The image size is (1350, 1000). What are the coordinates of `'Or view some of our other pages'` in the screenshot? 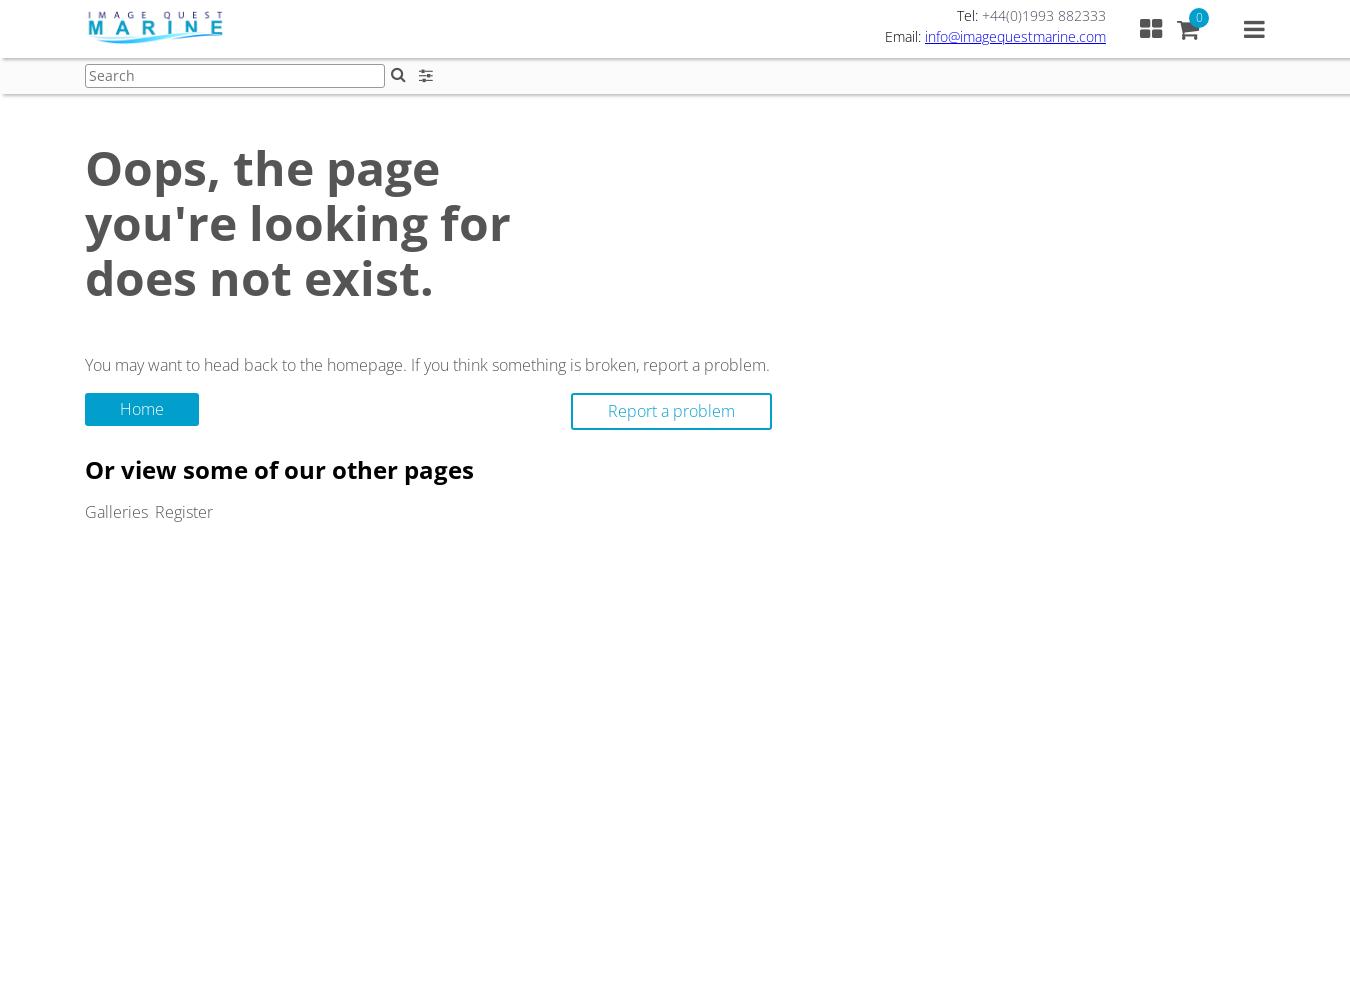 It's located at (278, 467).